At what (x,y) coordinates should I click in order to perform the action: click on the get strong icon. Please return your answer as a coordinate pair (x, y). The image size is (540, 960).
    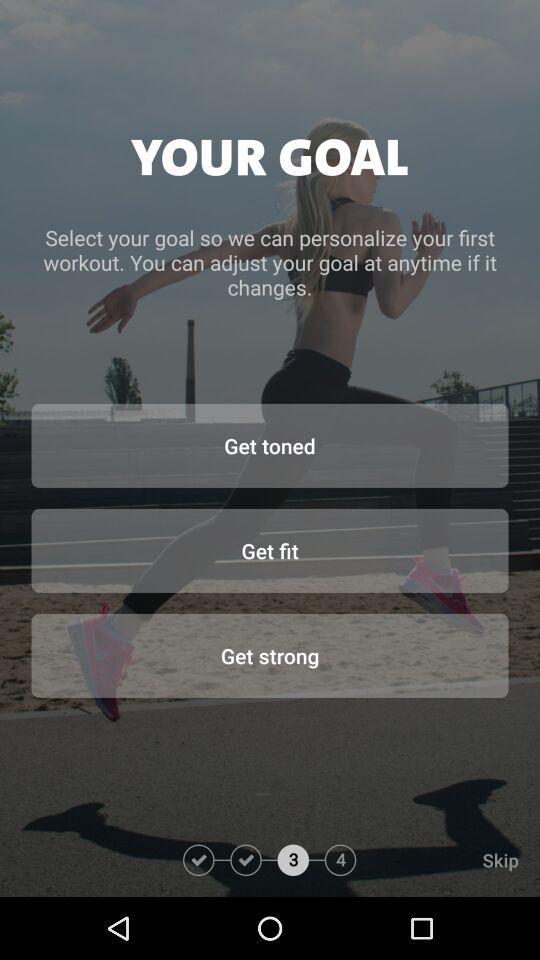
    Looking at the image, I should click on (270, 654).